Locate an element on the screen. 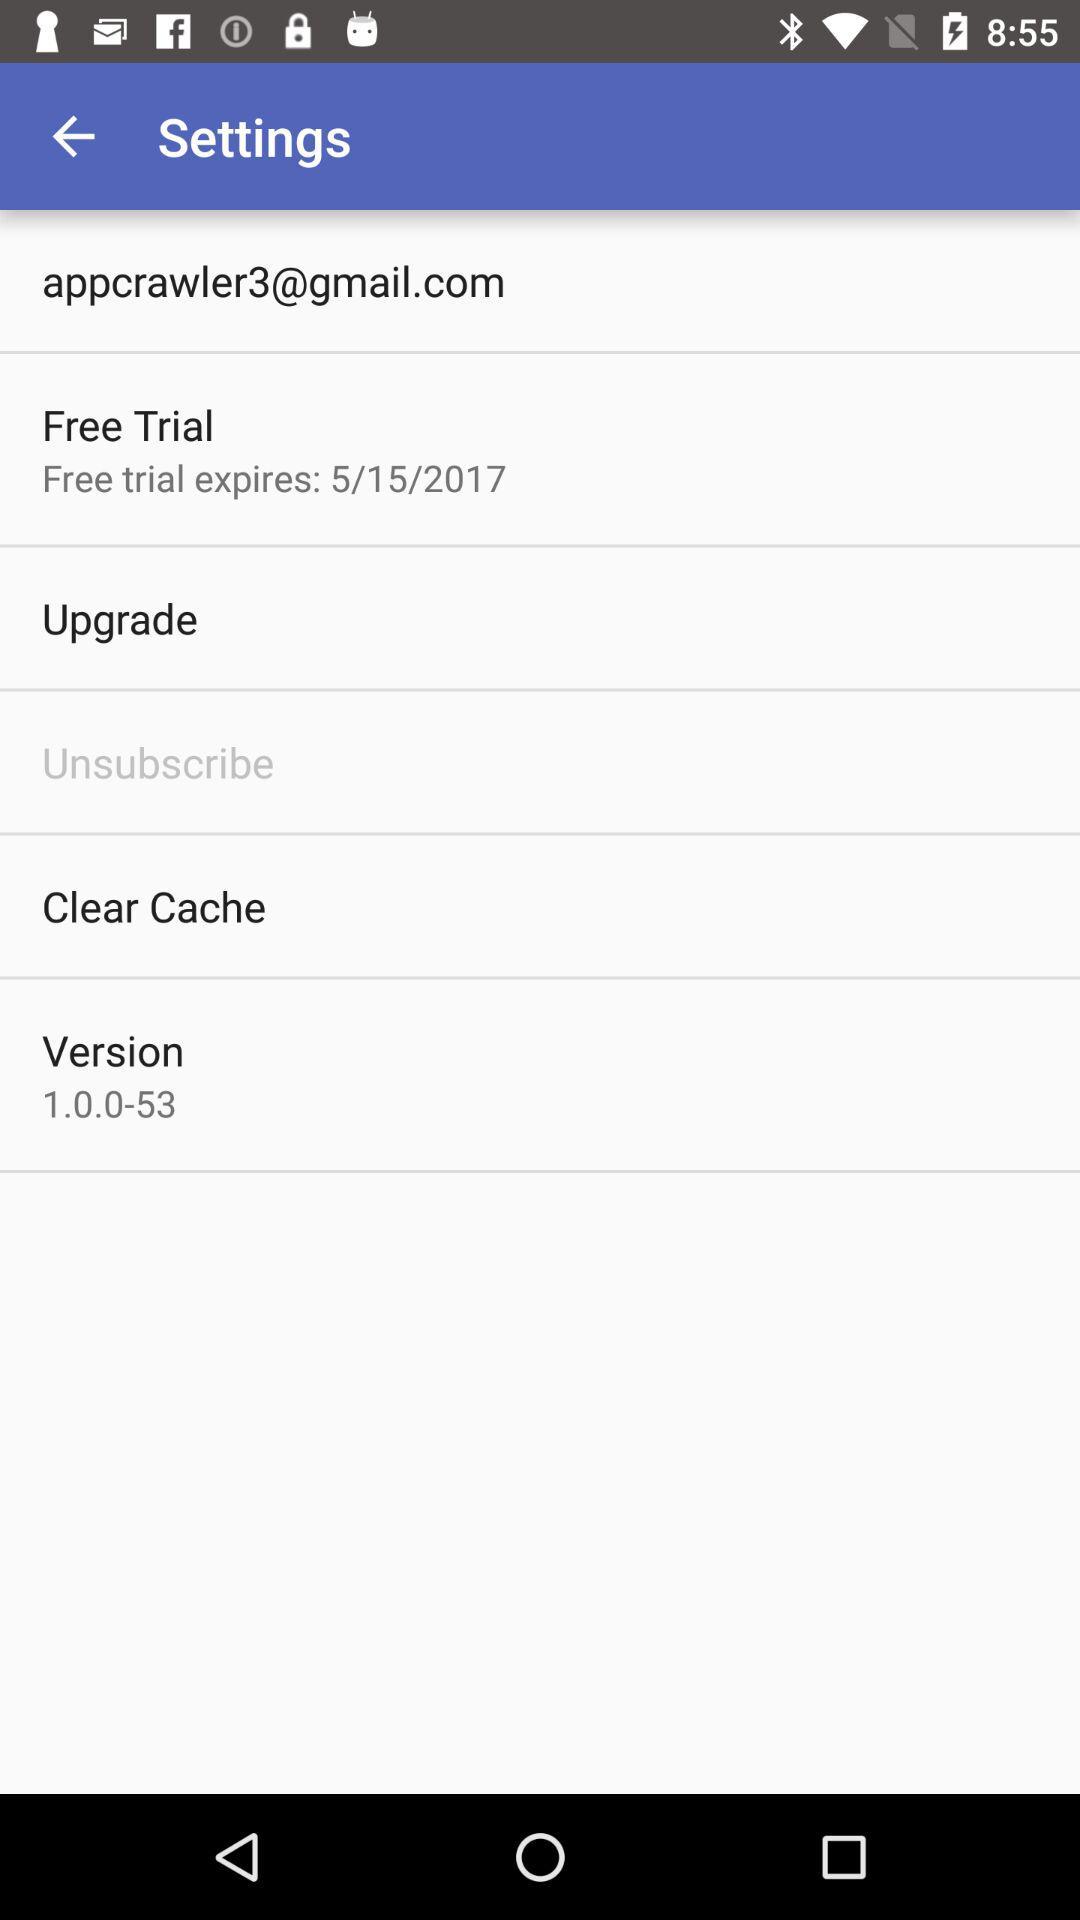 The height and width of the screenshot is (1920, 1080). upgrade icon is located at coordinates (119, 617).